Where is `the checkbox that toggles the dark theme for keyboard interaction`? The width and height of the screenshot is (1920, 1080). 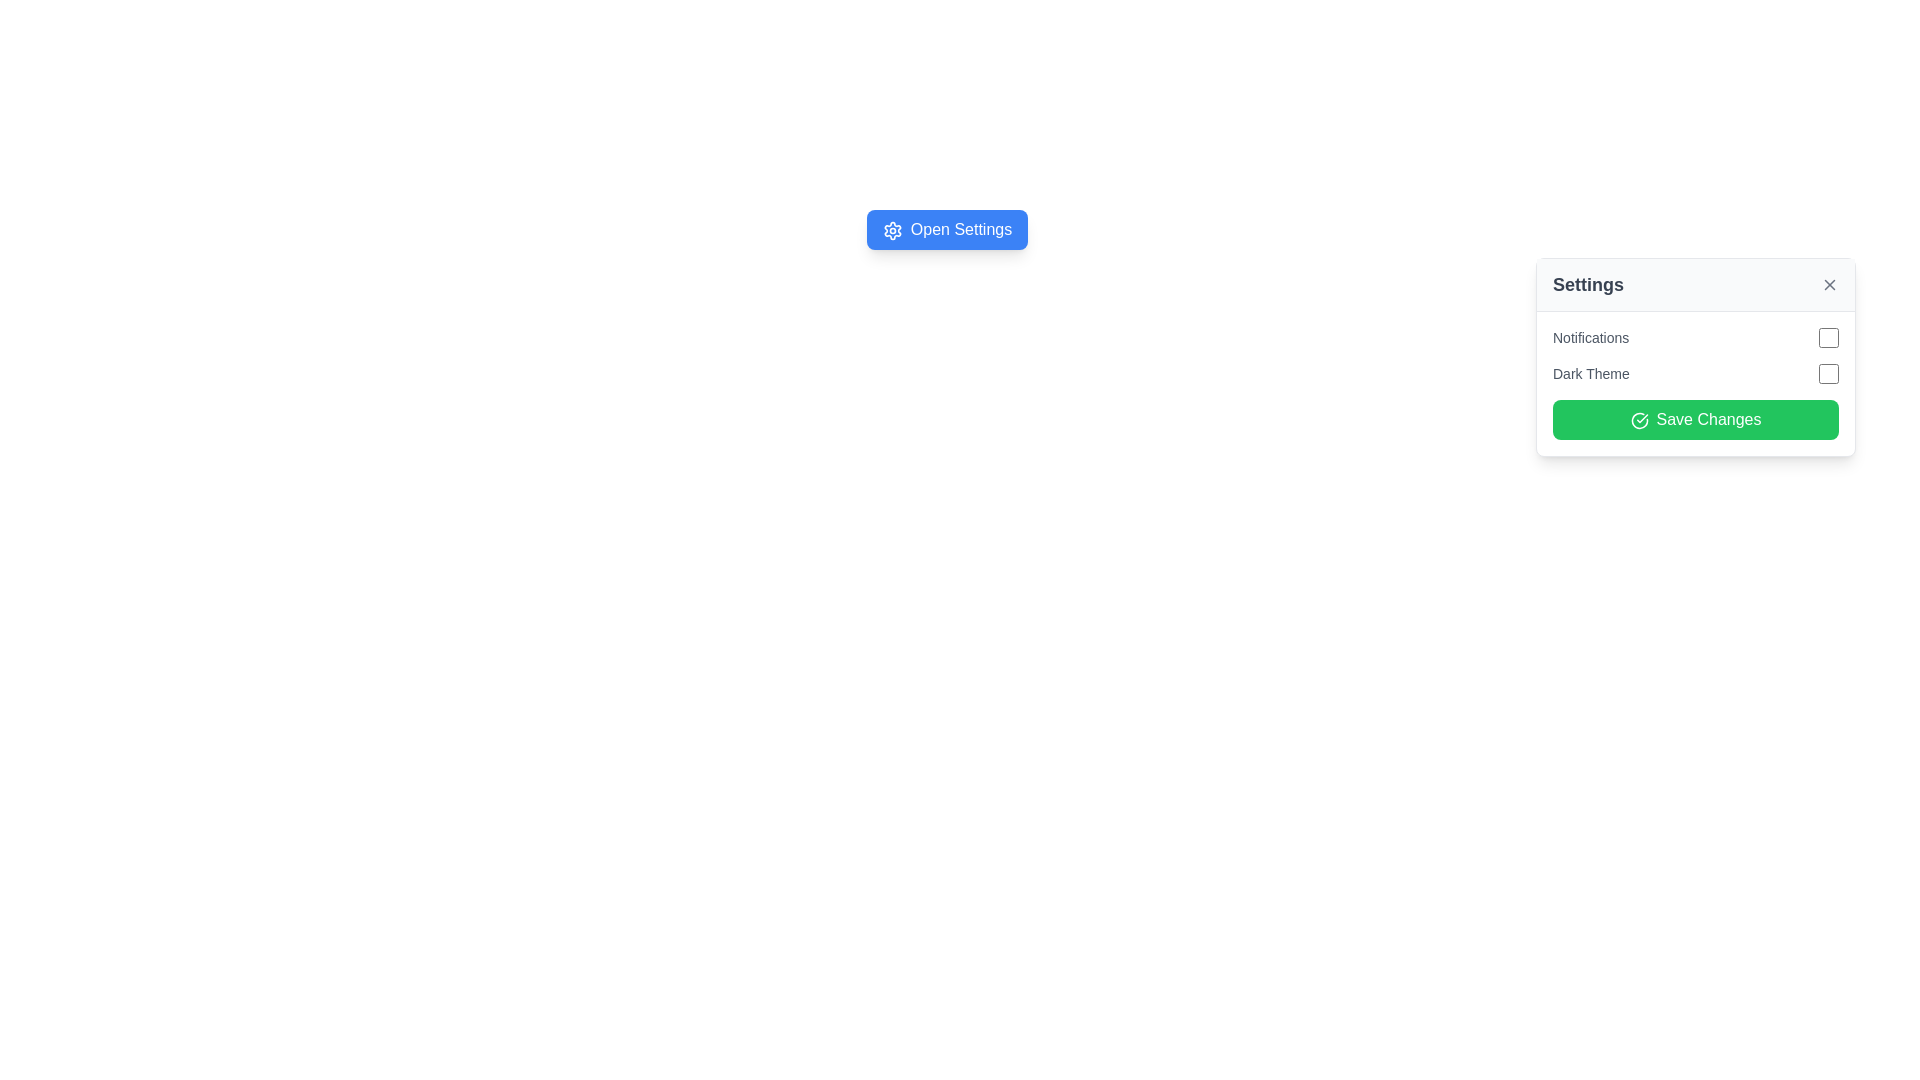 the checkbox that toggles the dark theme for keyboard interaction is located at coordinates (1694, 374).